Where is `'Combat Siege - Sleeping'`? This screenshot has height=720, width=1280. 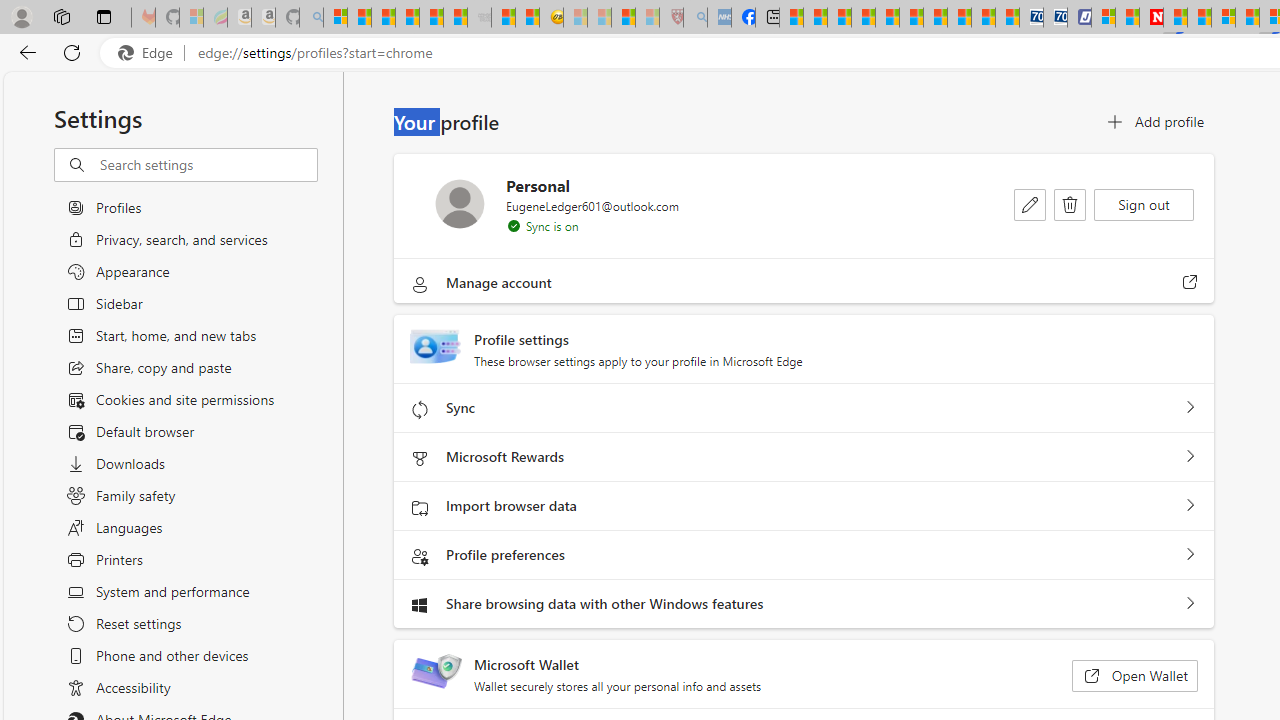 'Combat Siege - Sleeping' is located at coordinates (480, 17).